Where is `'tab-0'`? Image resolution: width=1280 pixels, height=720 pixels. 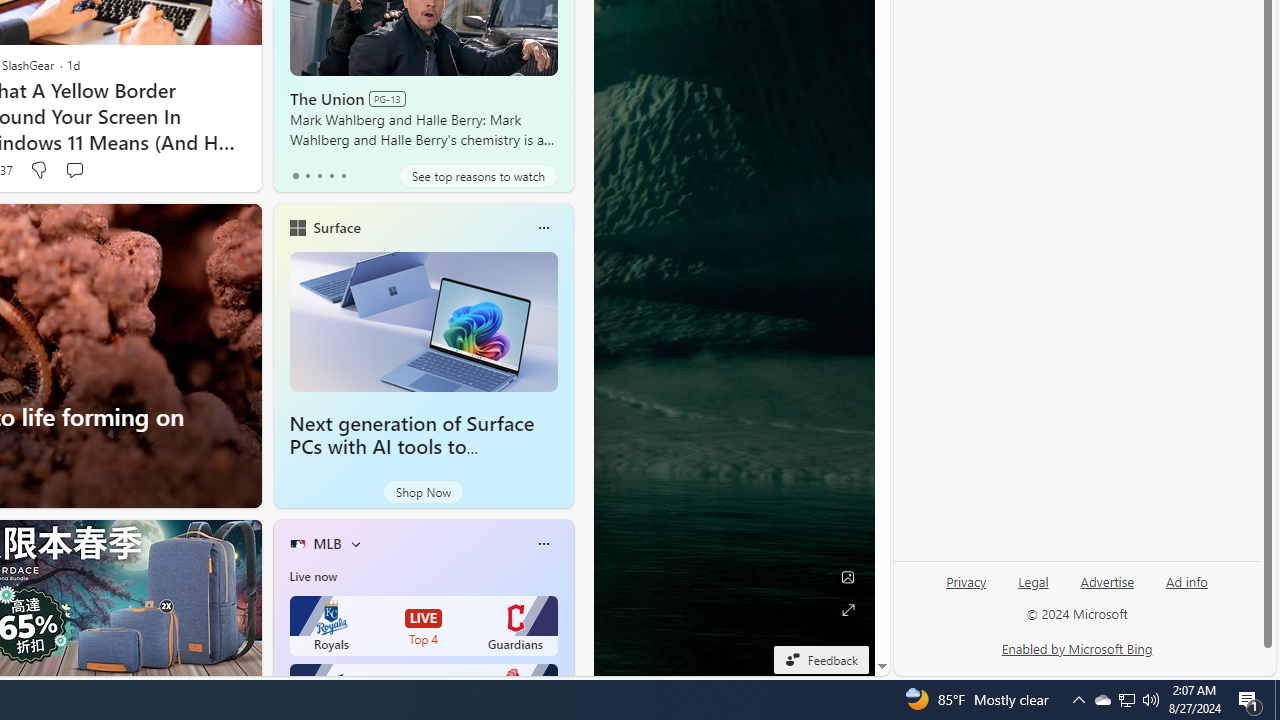 'tab-0' is located at coordinates (294, 175).